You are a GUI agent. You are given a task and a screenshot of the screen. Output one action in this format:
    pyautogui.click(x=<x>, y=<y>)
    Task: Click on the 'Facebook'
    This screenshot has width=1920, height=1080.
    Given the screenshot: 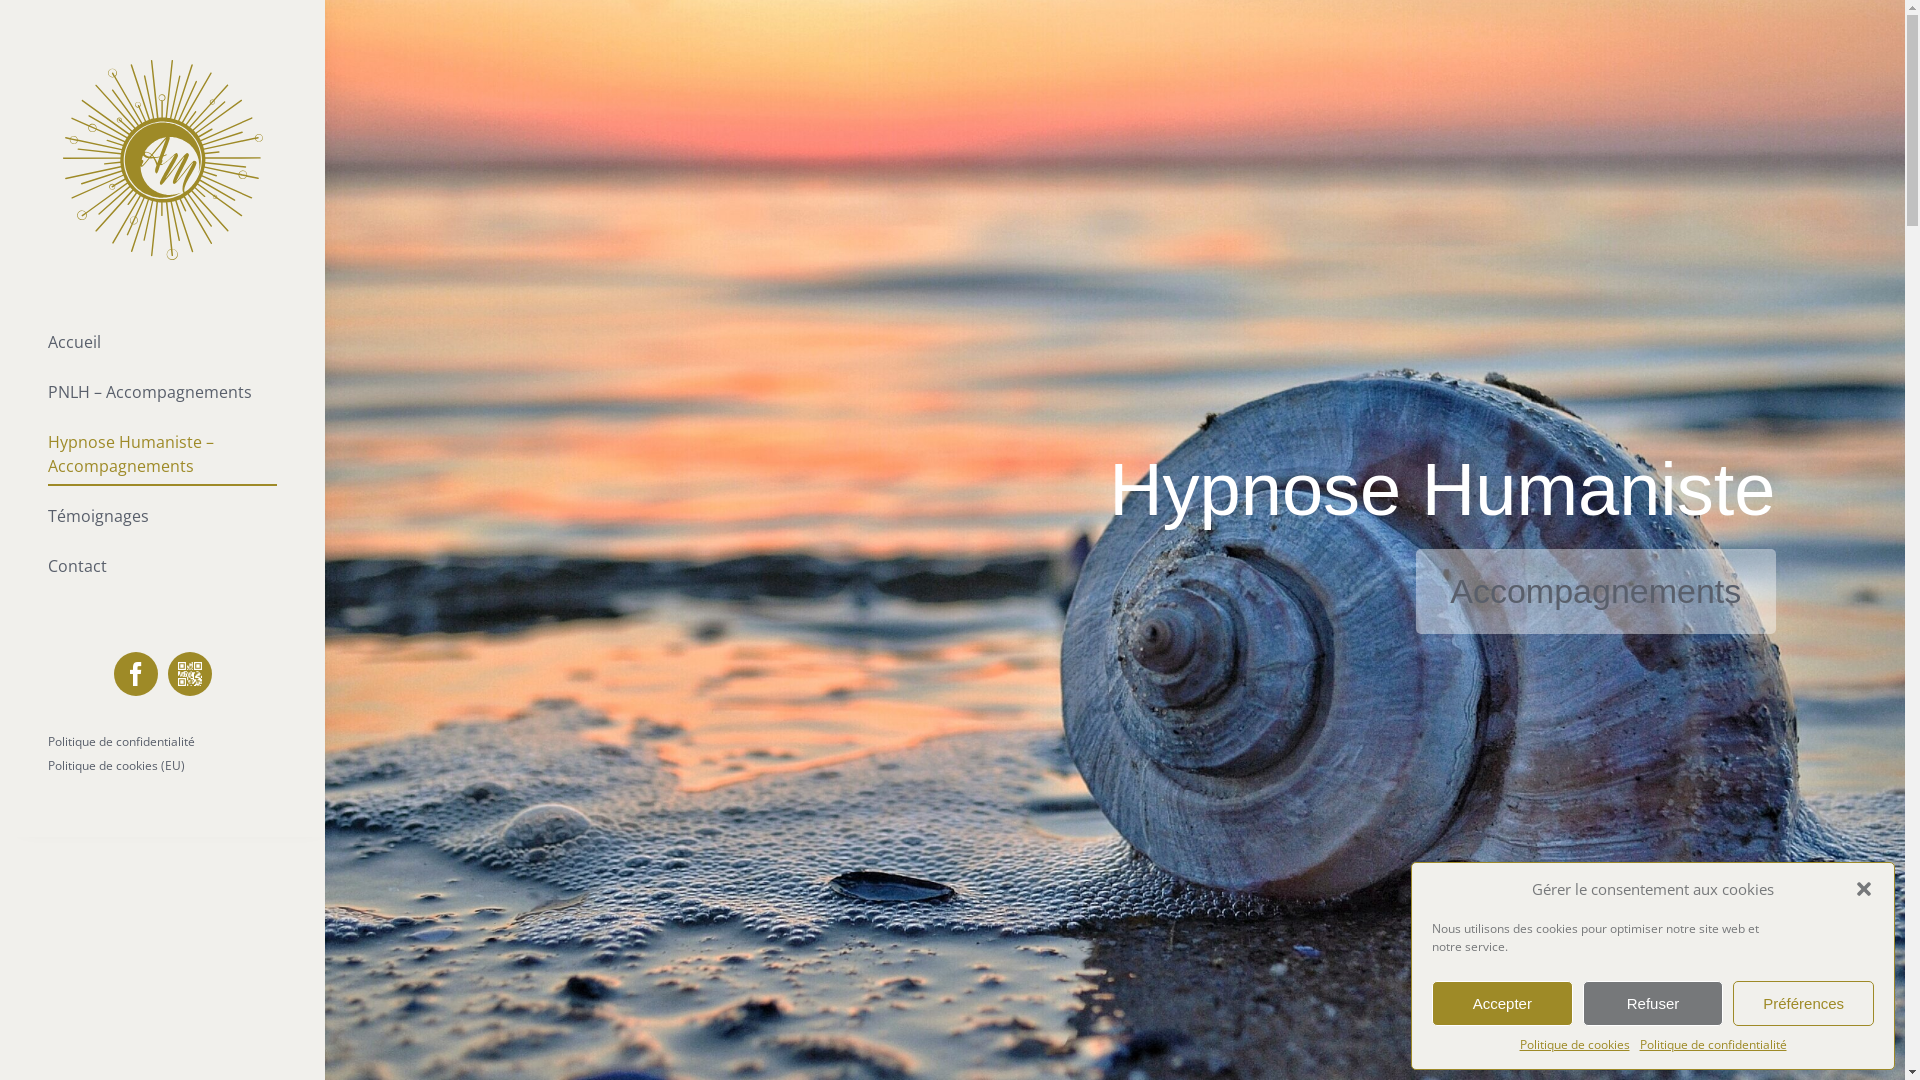 What is the action you would take?
    pyautogui.click(x=134, y=674)
    